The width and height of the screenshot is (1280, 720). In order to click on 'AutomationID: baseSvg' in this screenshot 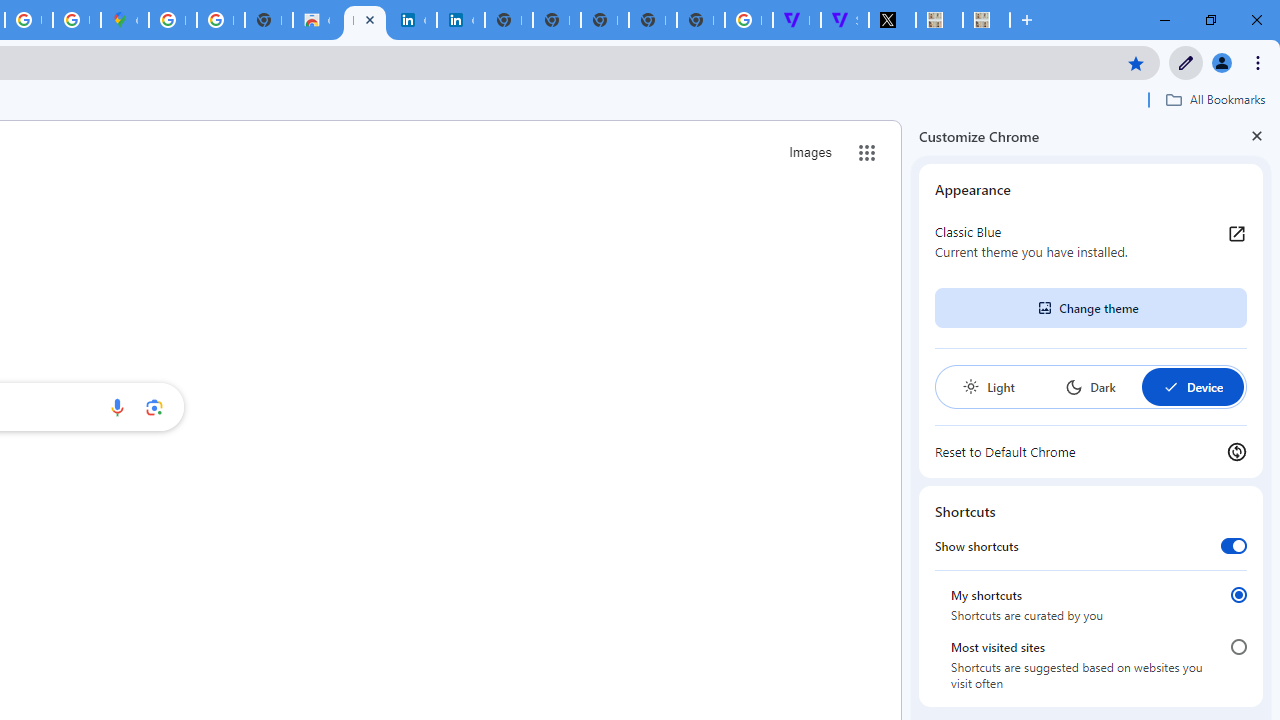, I will do `click(1170, 387)`.